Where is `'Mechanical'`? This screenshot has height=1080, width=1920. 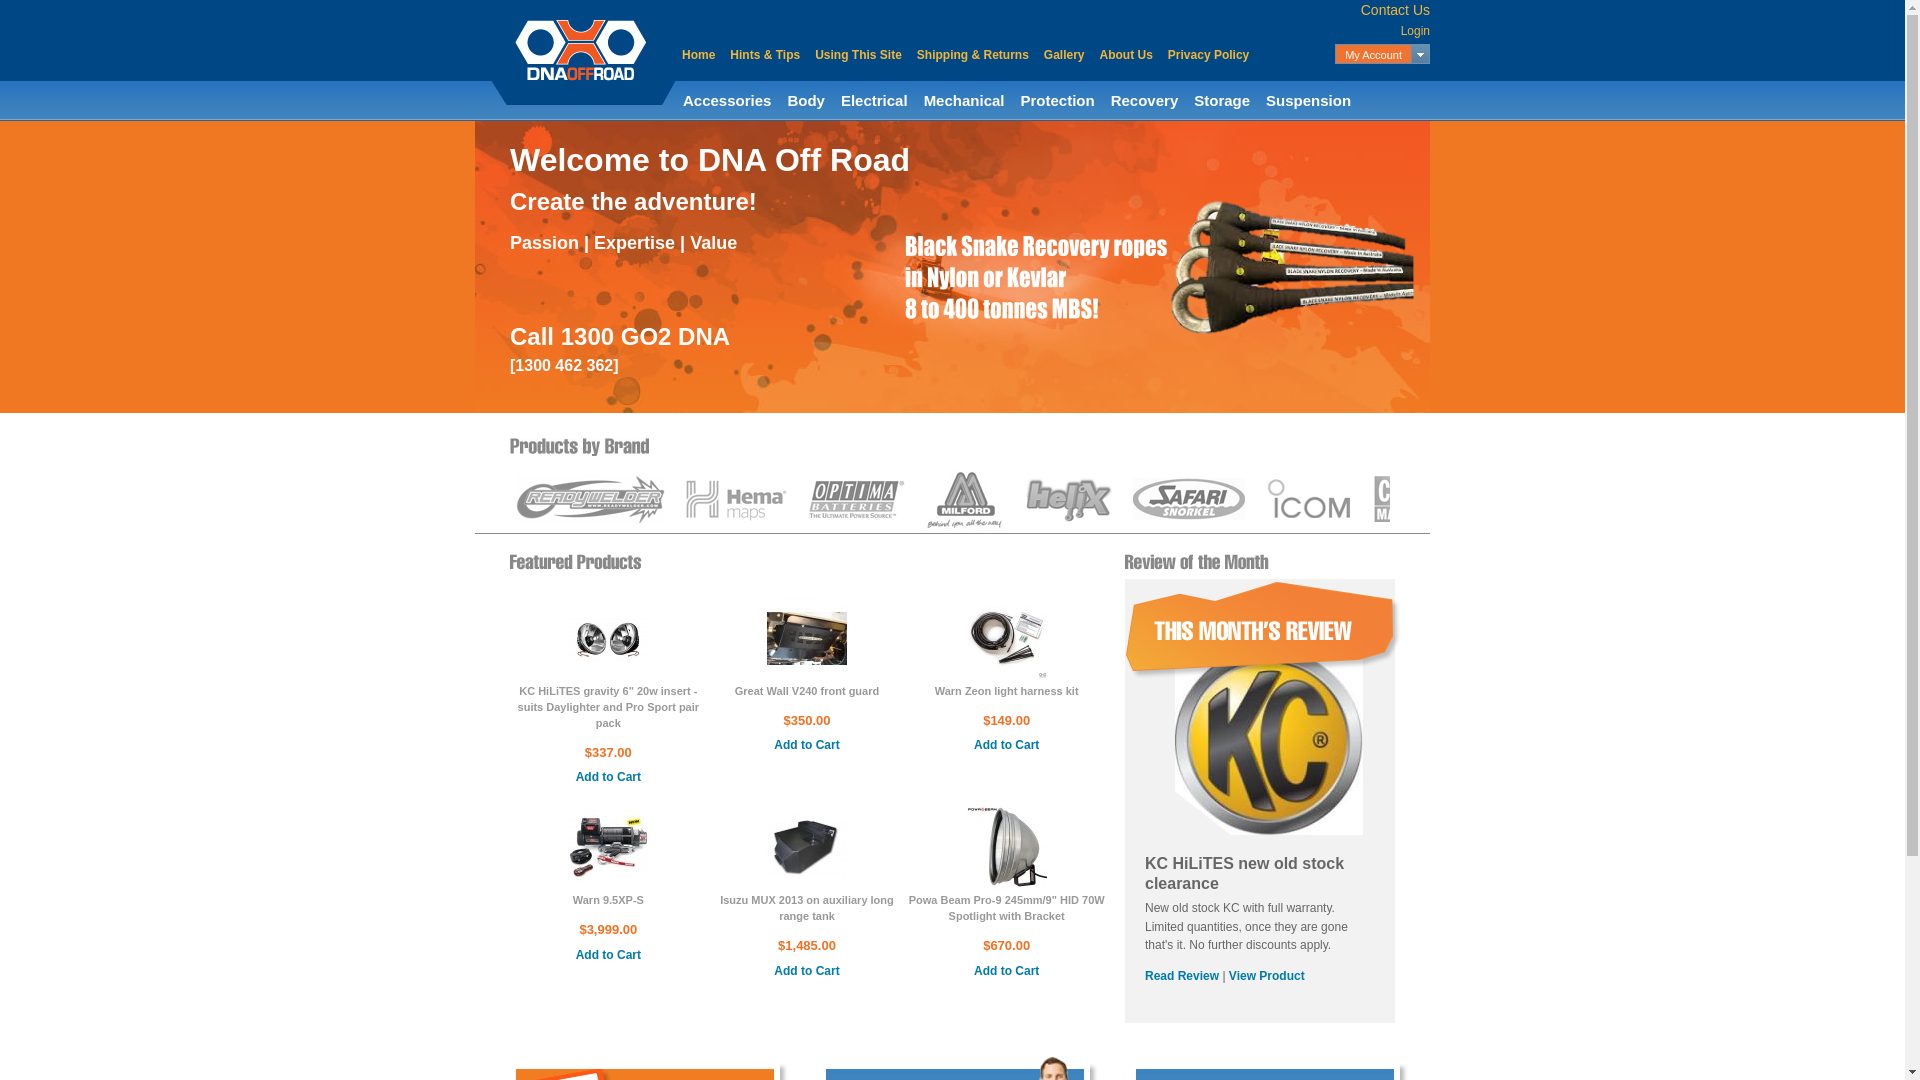
'Mechanical' is located at coordinates (964, 100).